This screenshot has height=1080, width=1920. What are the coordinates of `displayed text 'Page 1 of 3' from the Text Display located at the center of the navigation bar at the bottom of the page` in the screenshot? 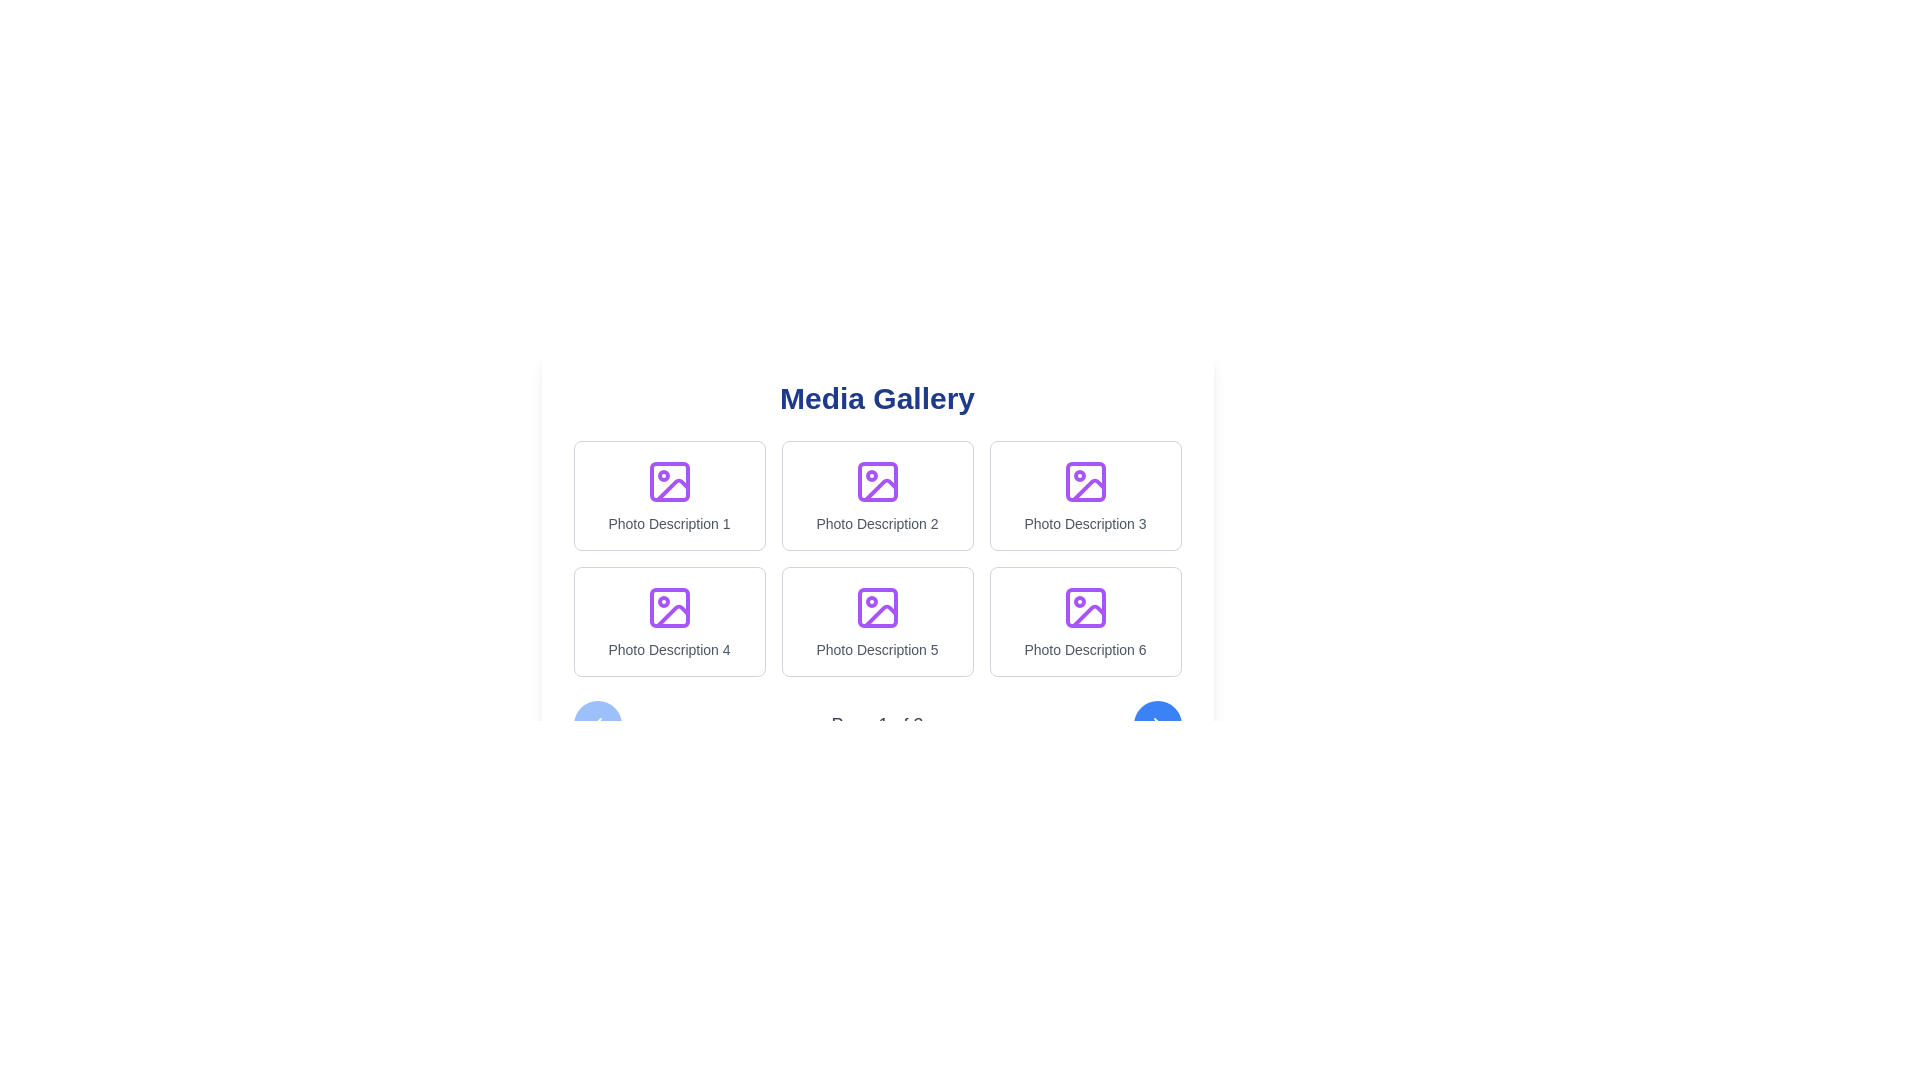 It's located at (877, 725).